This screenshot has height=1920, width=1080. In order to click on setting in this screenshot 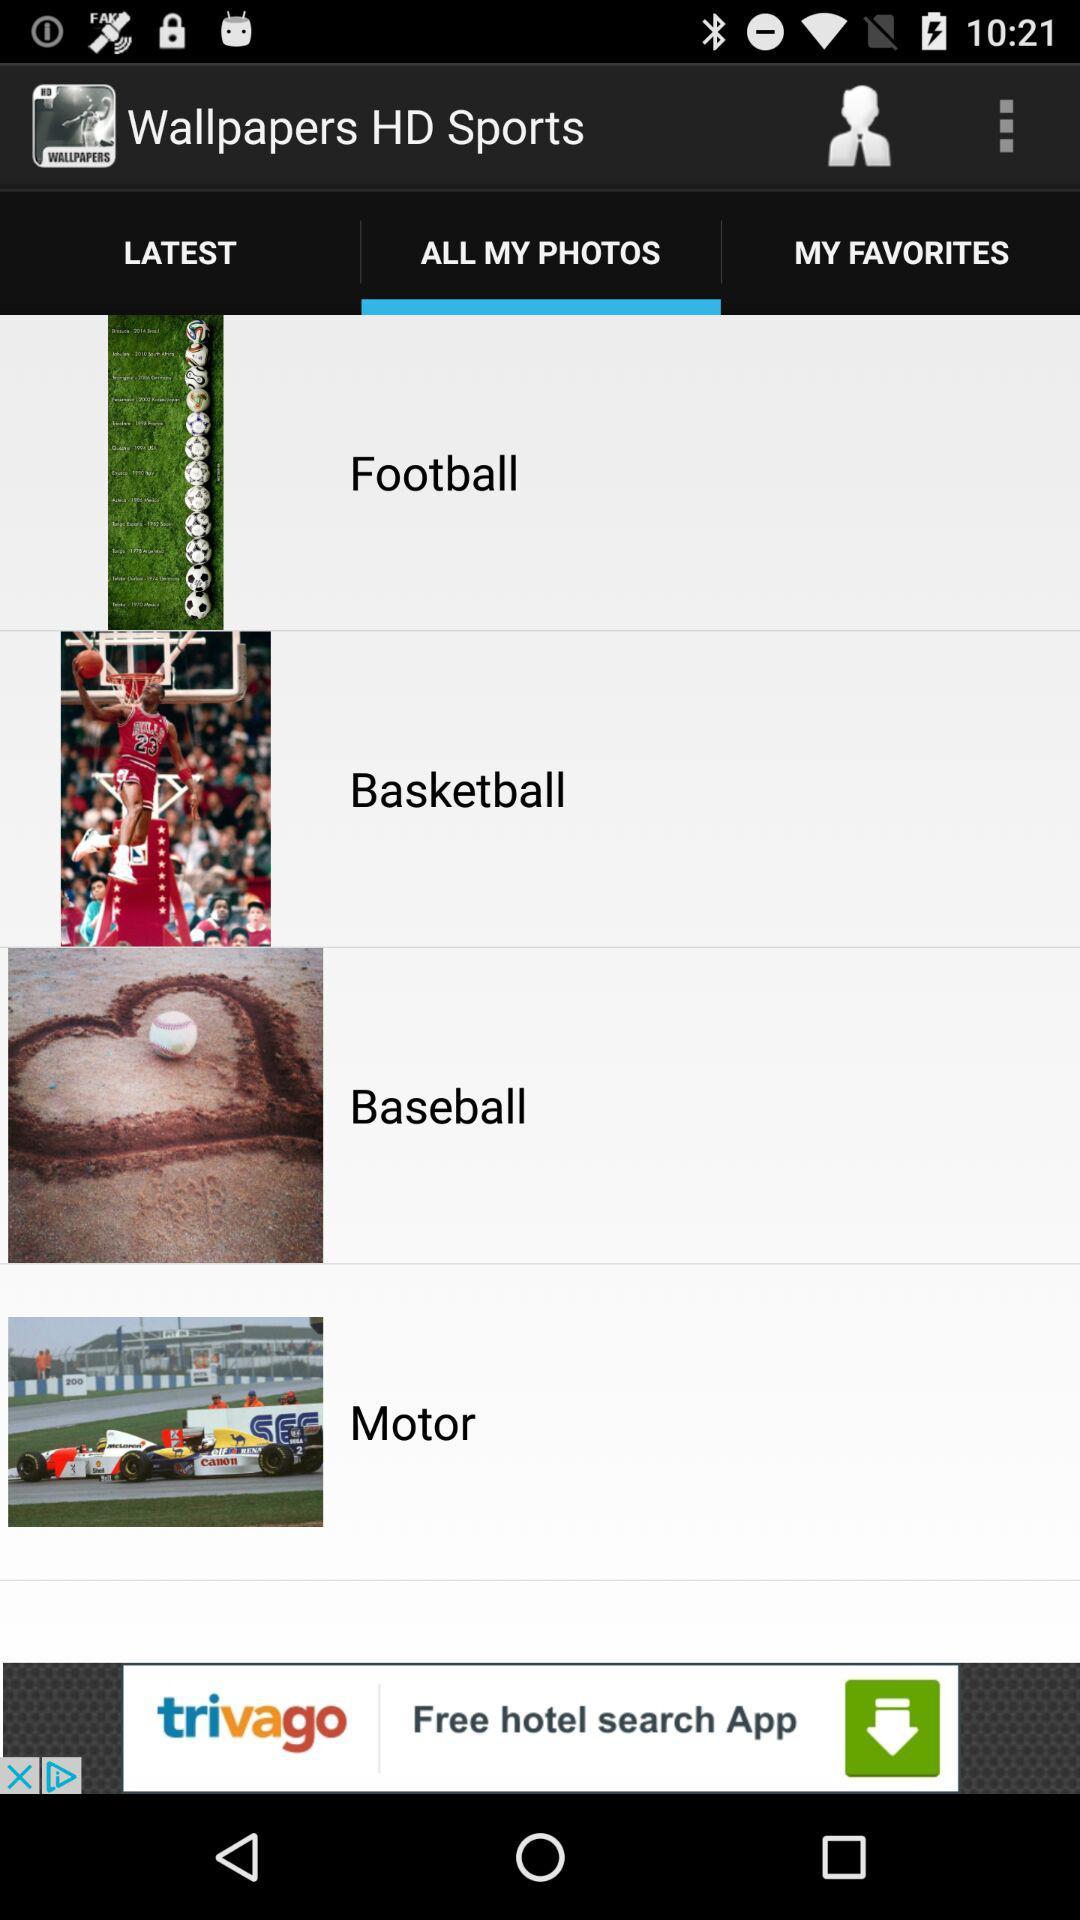, I will do `click(1006, 124)`.